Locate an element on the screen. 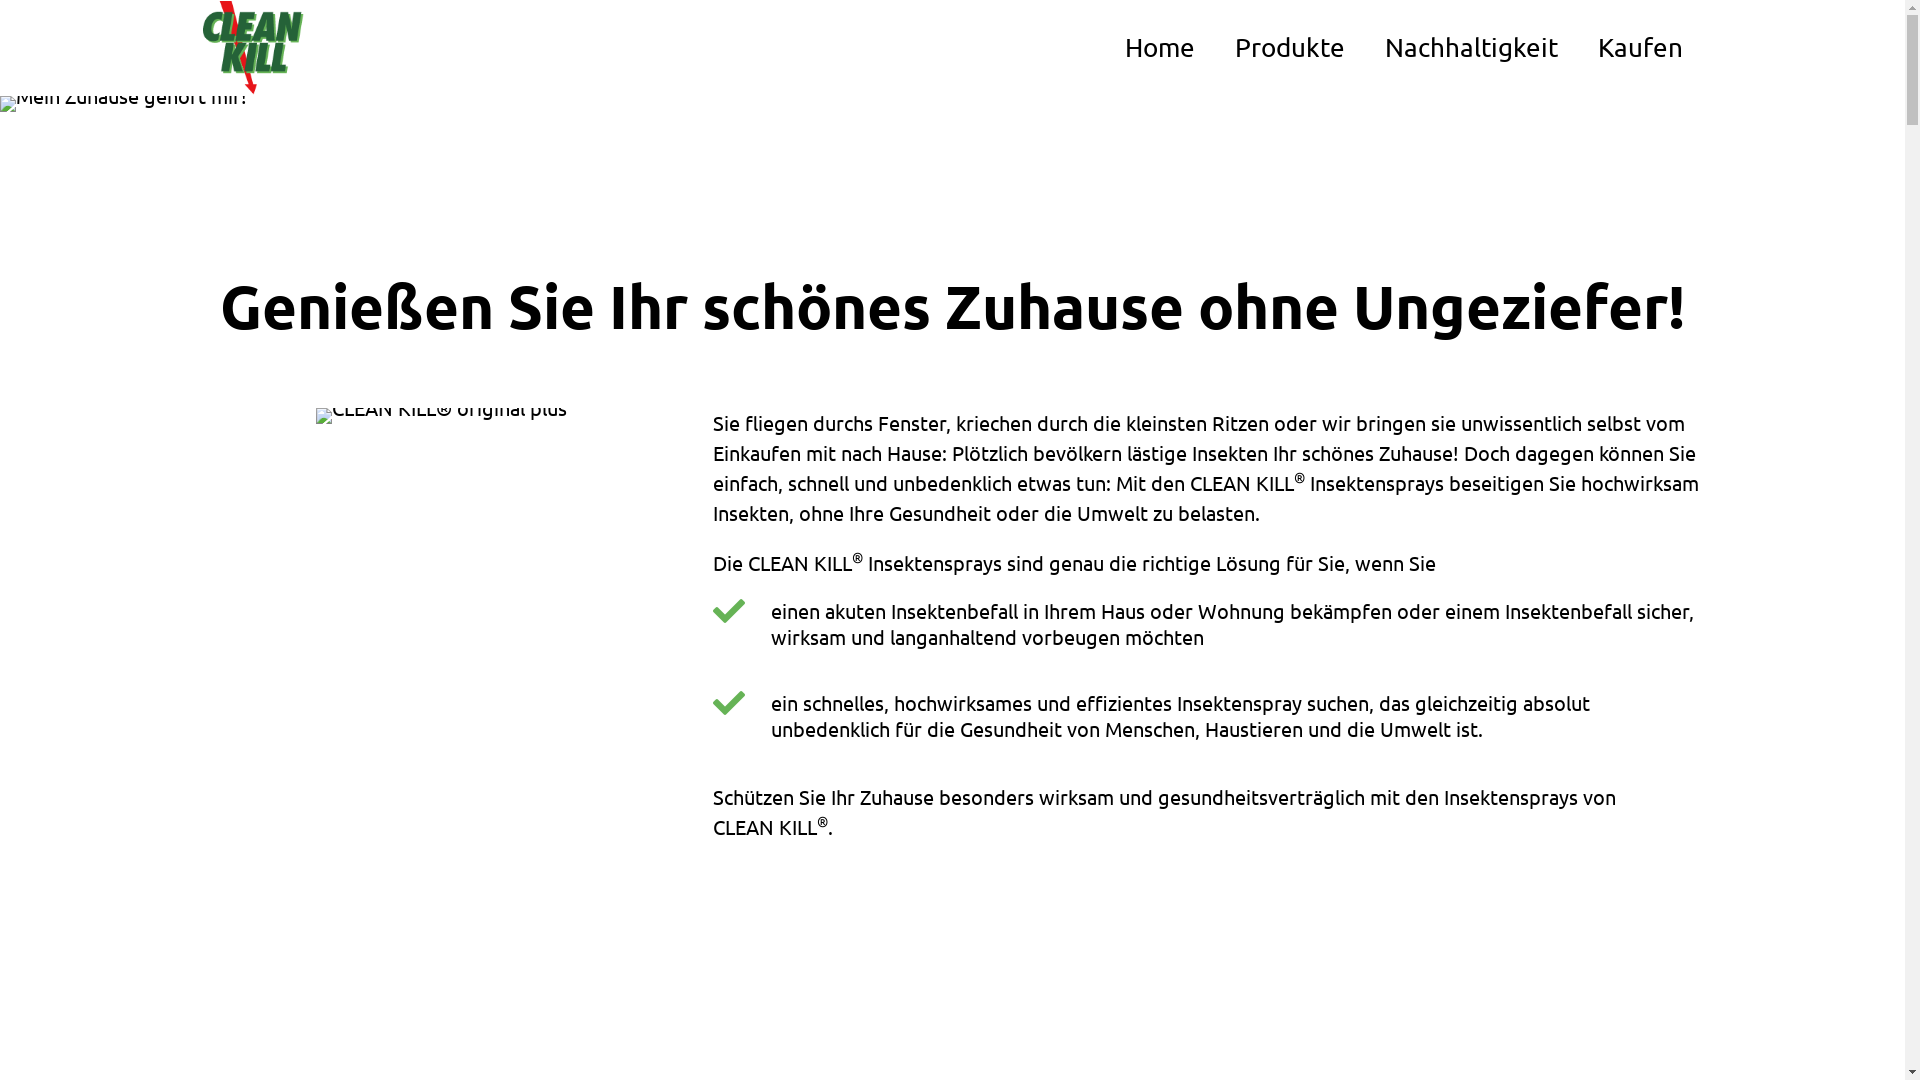 The height and width of the screenshot is (1080, 1920). 'Kaufen' is located at coordinates (1577, 46).